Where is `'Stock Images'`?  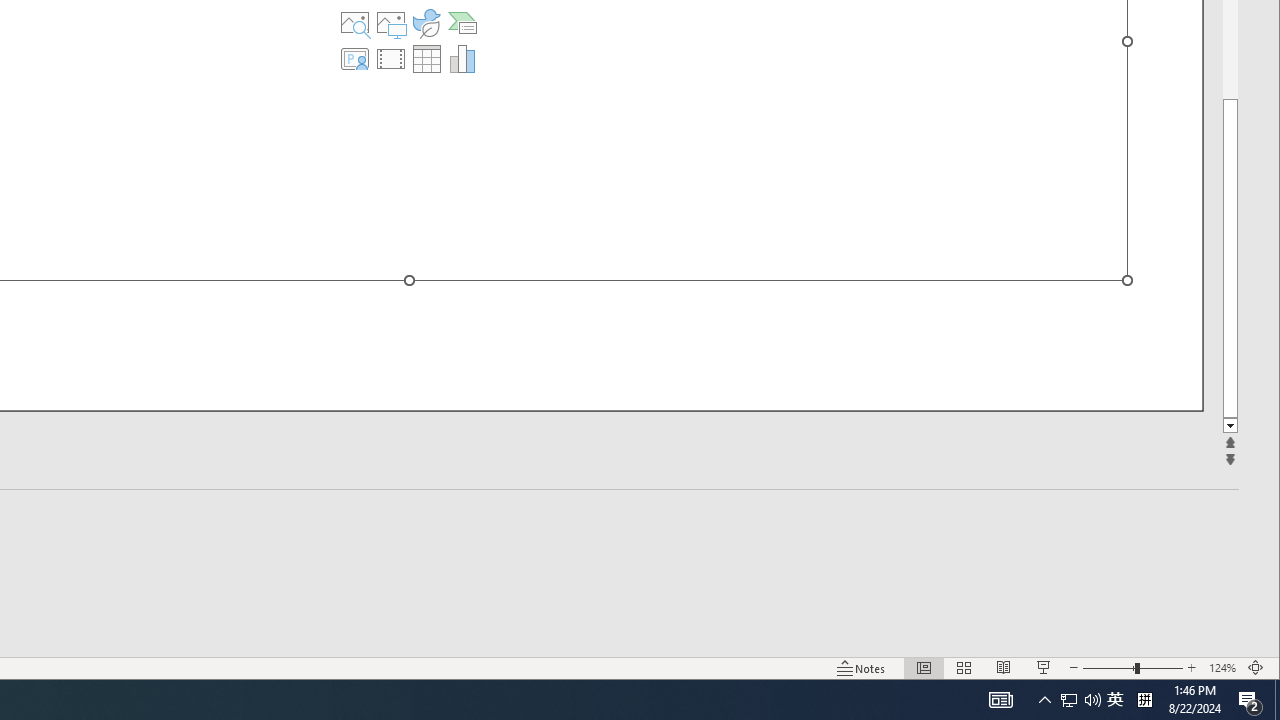
'Stock Images' is located at coordinates (355, 23).